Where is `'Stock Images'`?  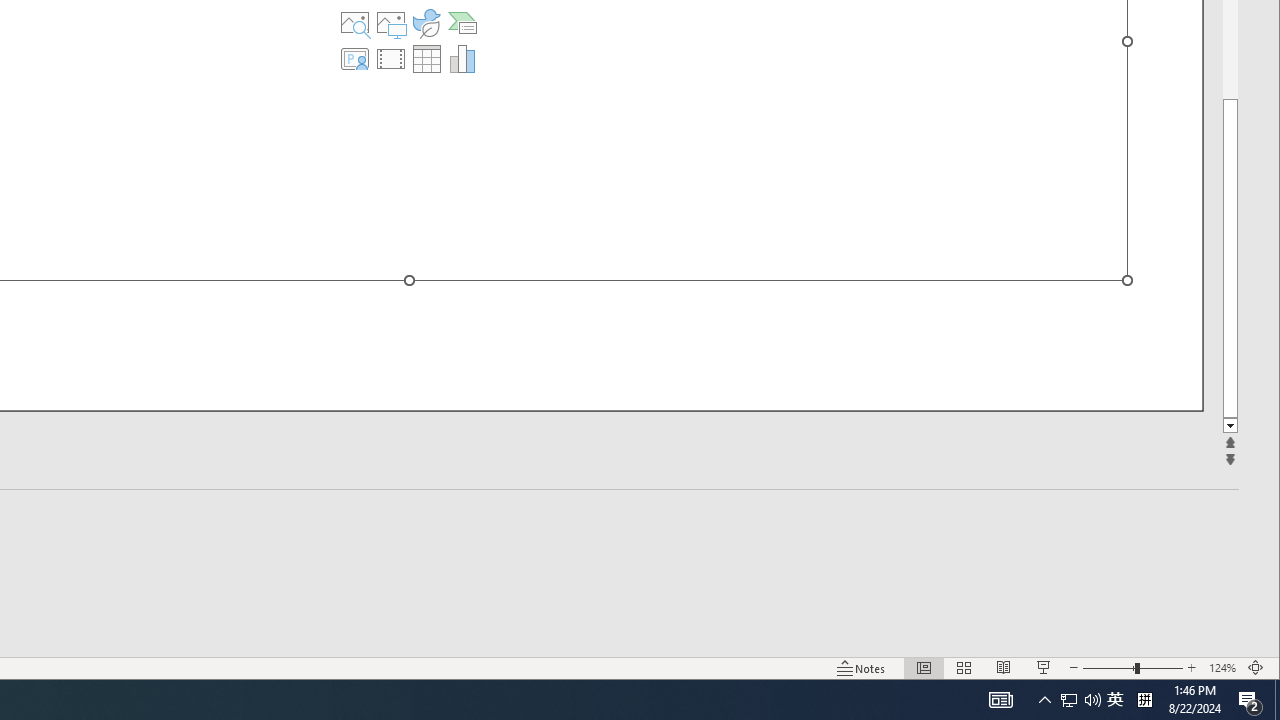
'Stock Images' is located at coordinates (355, 23).